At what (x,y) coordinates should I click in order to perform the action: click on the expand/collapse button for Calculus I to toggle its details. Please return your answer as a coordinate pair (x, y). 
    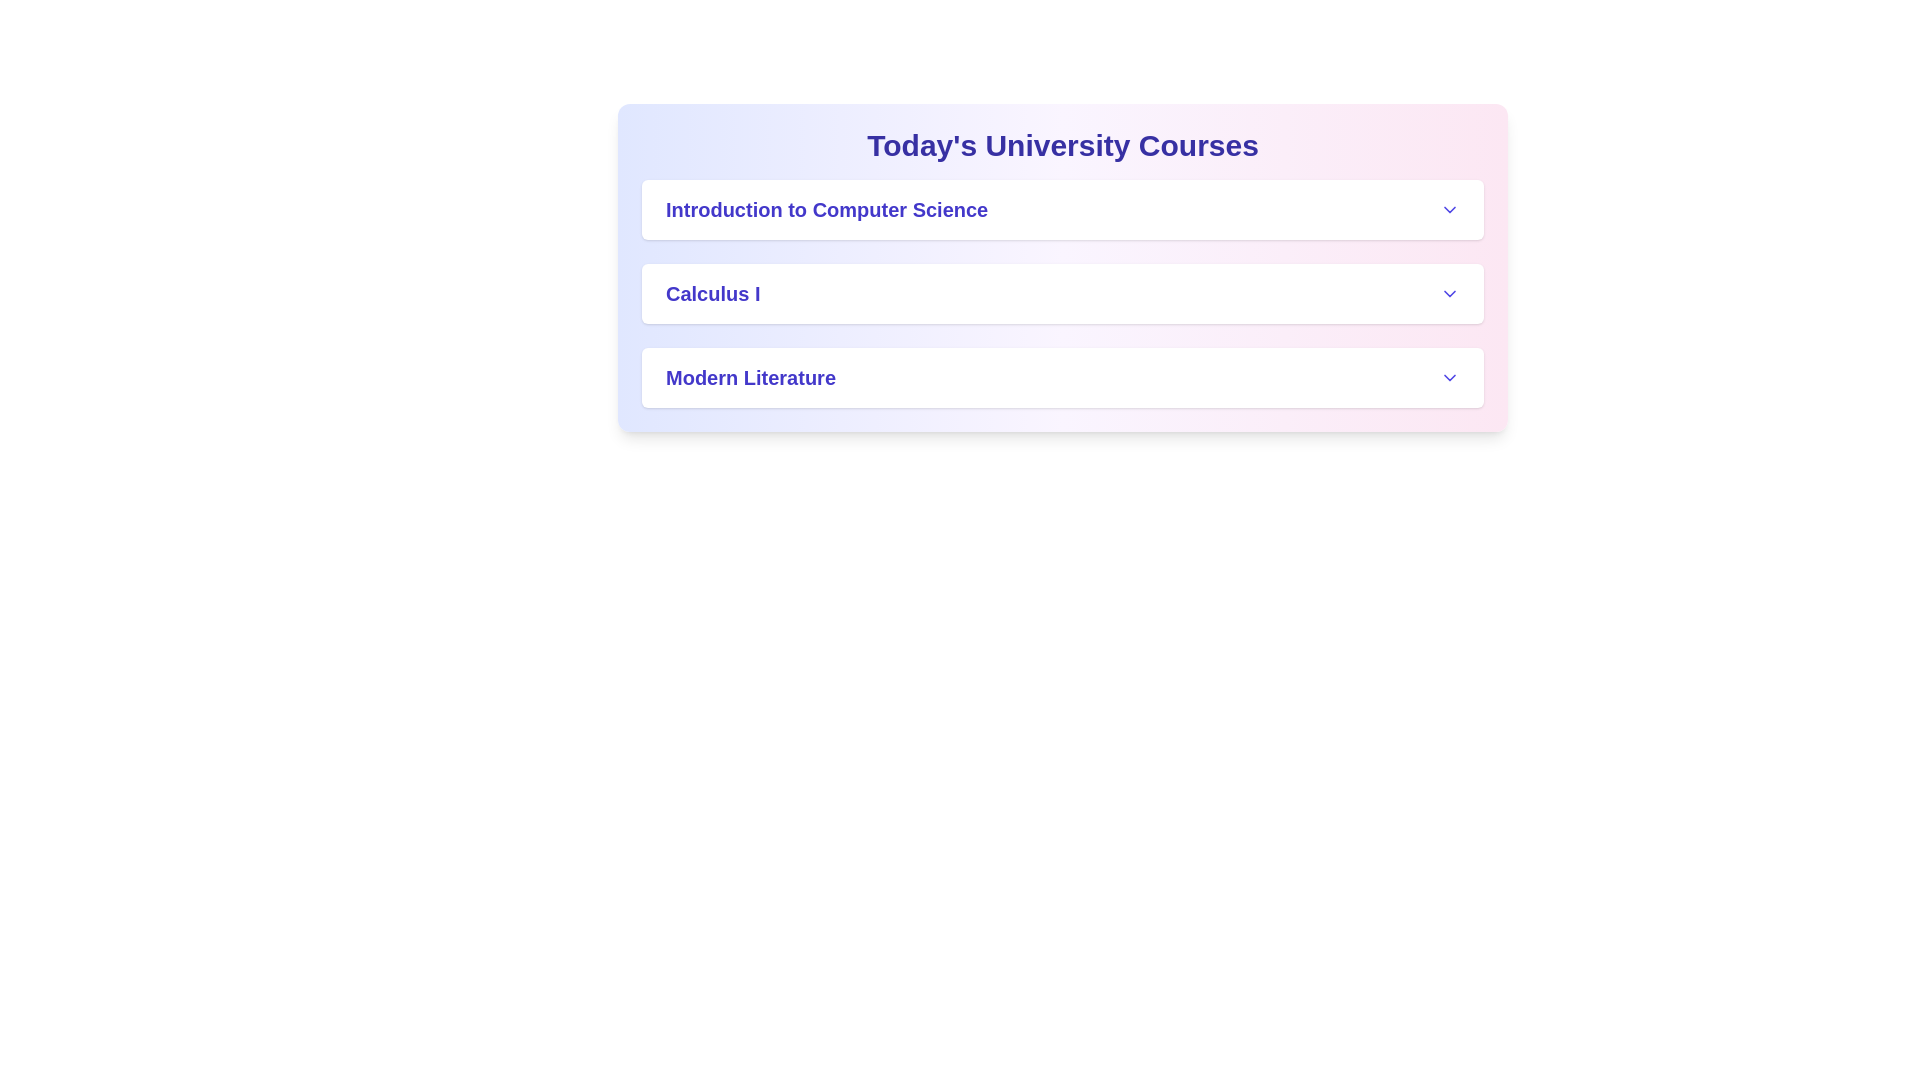
    Looking at the image, I should click on (1449, 293).